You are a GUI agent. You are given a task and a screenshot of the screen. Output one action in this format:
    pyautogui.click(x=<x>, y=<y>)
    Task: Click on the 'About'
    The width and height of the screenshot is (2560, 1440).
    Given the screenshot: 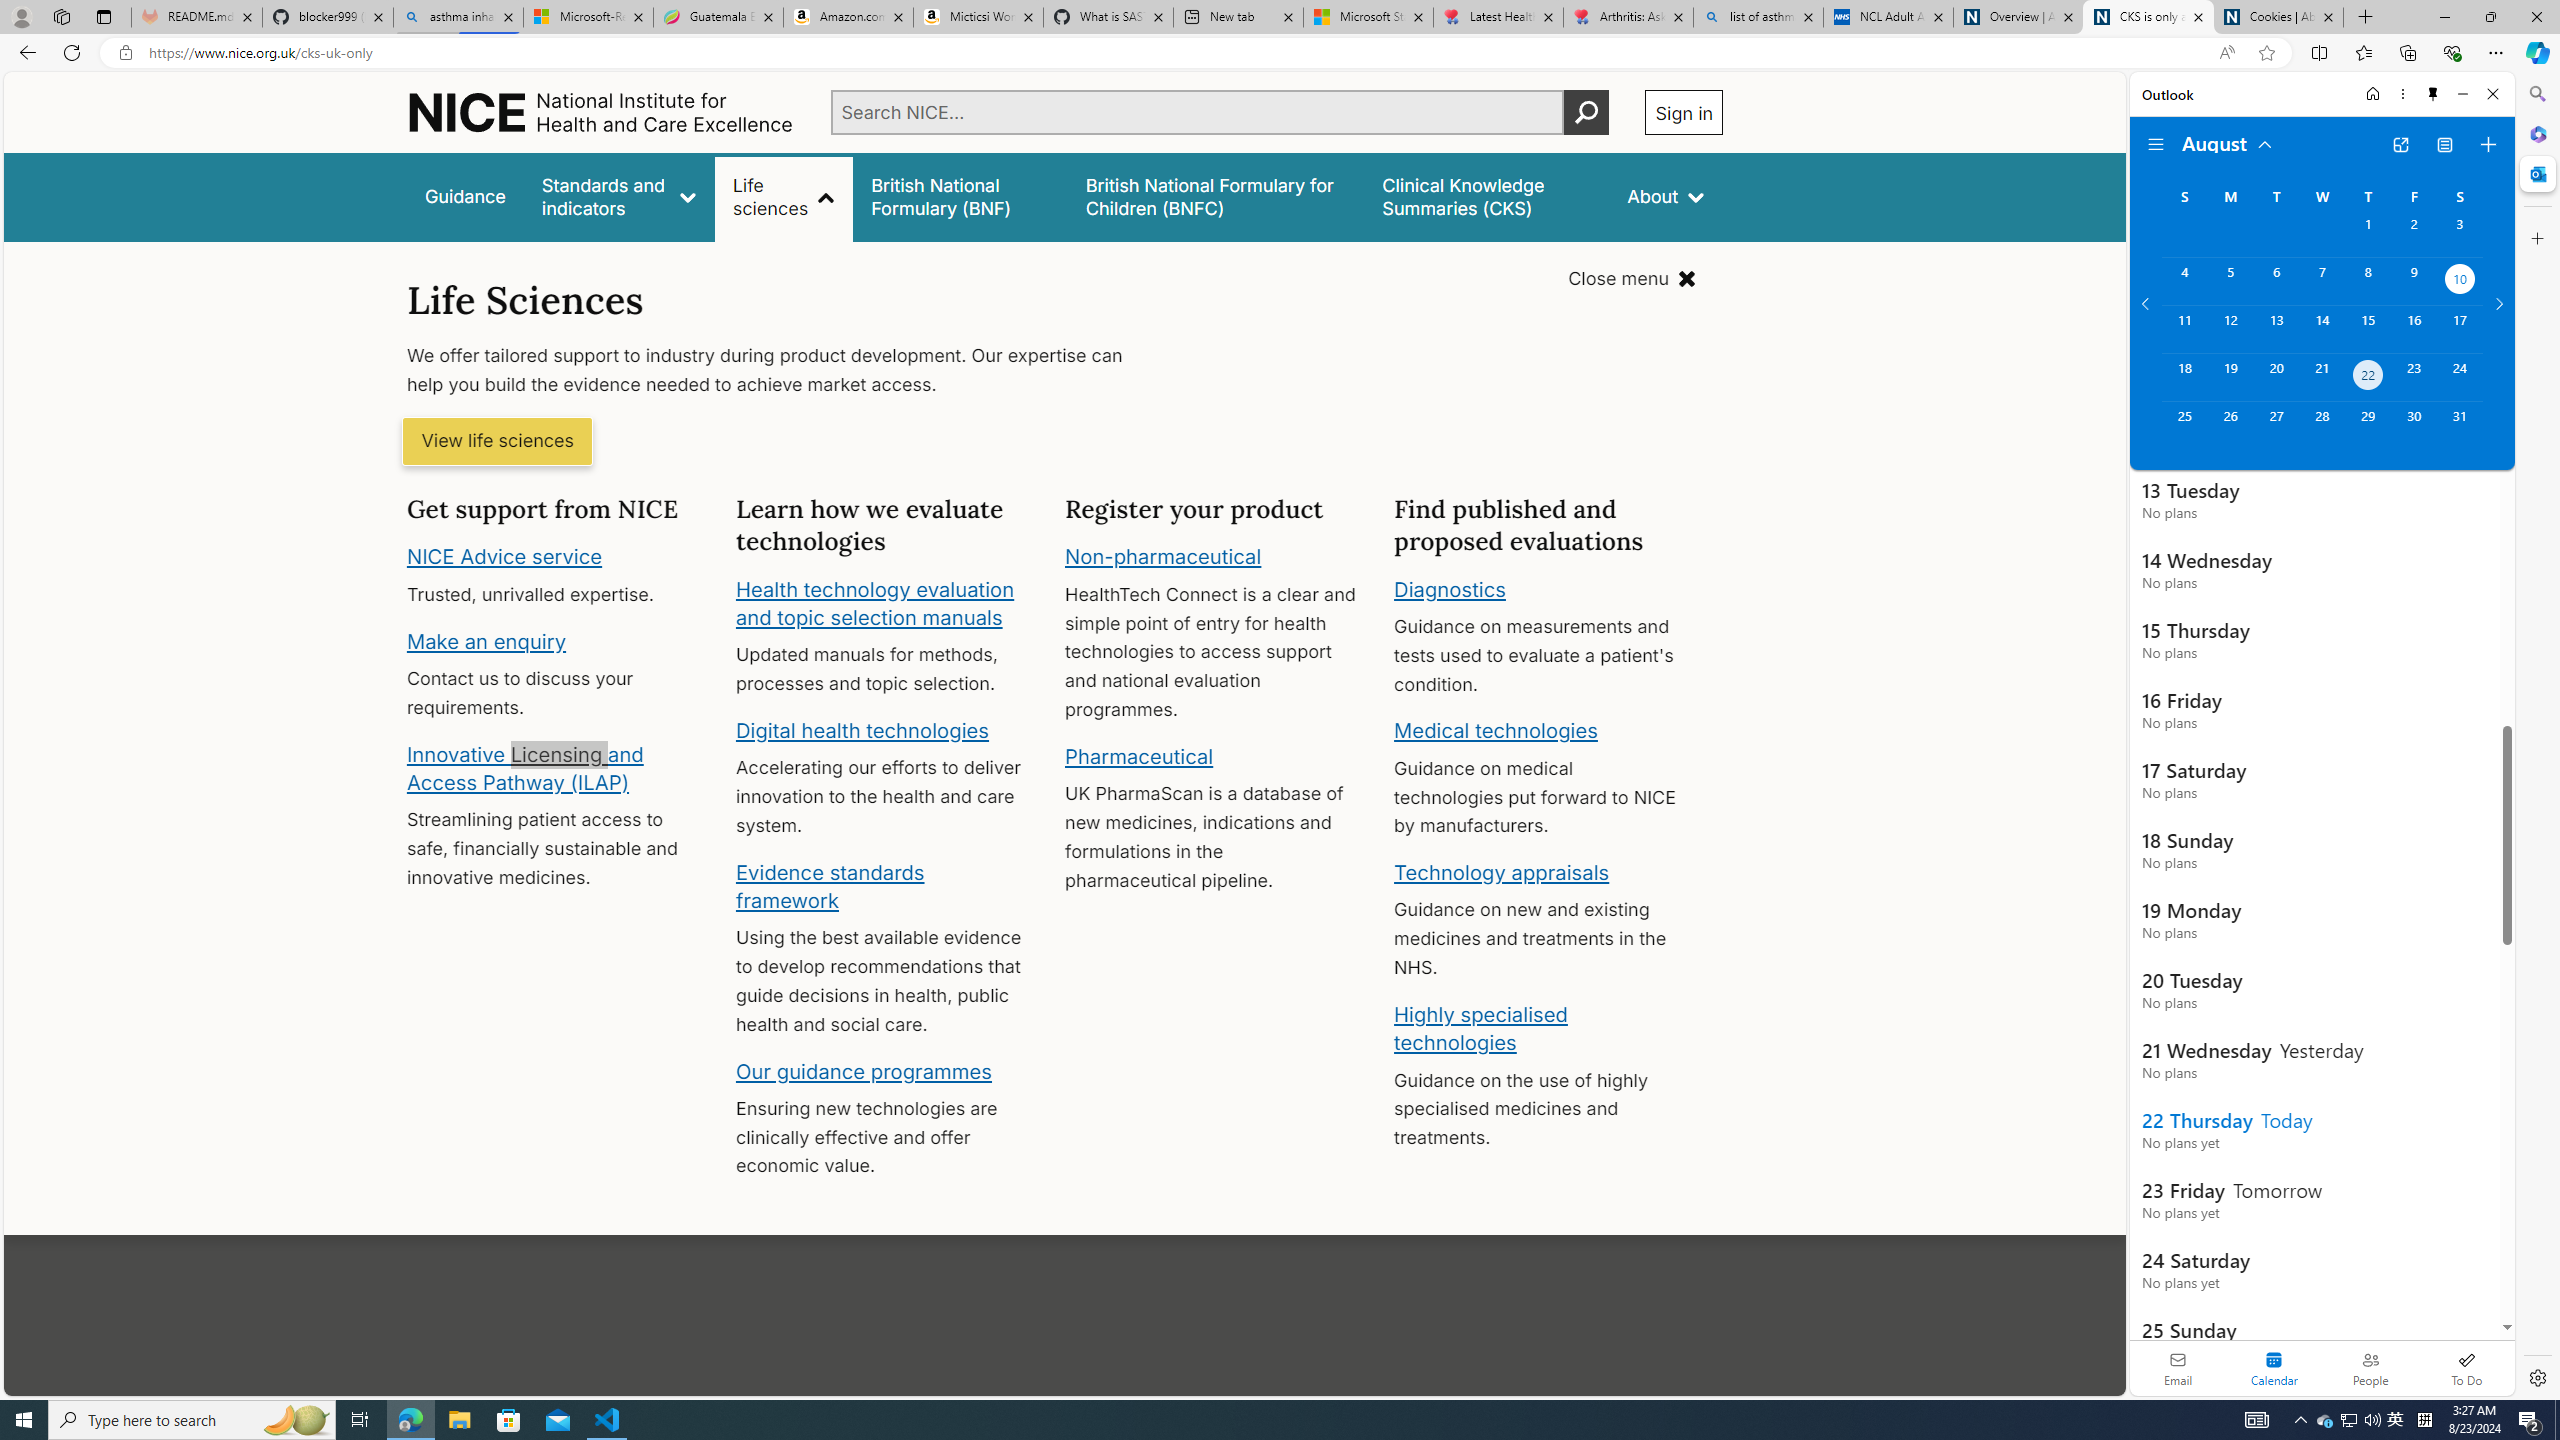 What is the action you would take?
    pyautogui.click(x=1666, y=196)
    